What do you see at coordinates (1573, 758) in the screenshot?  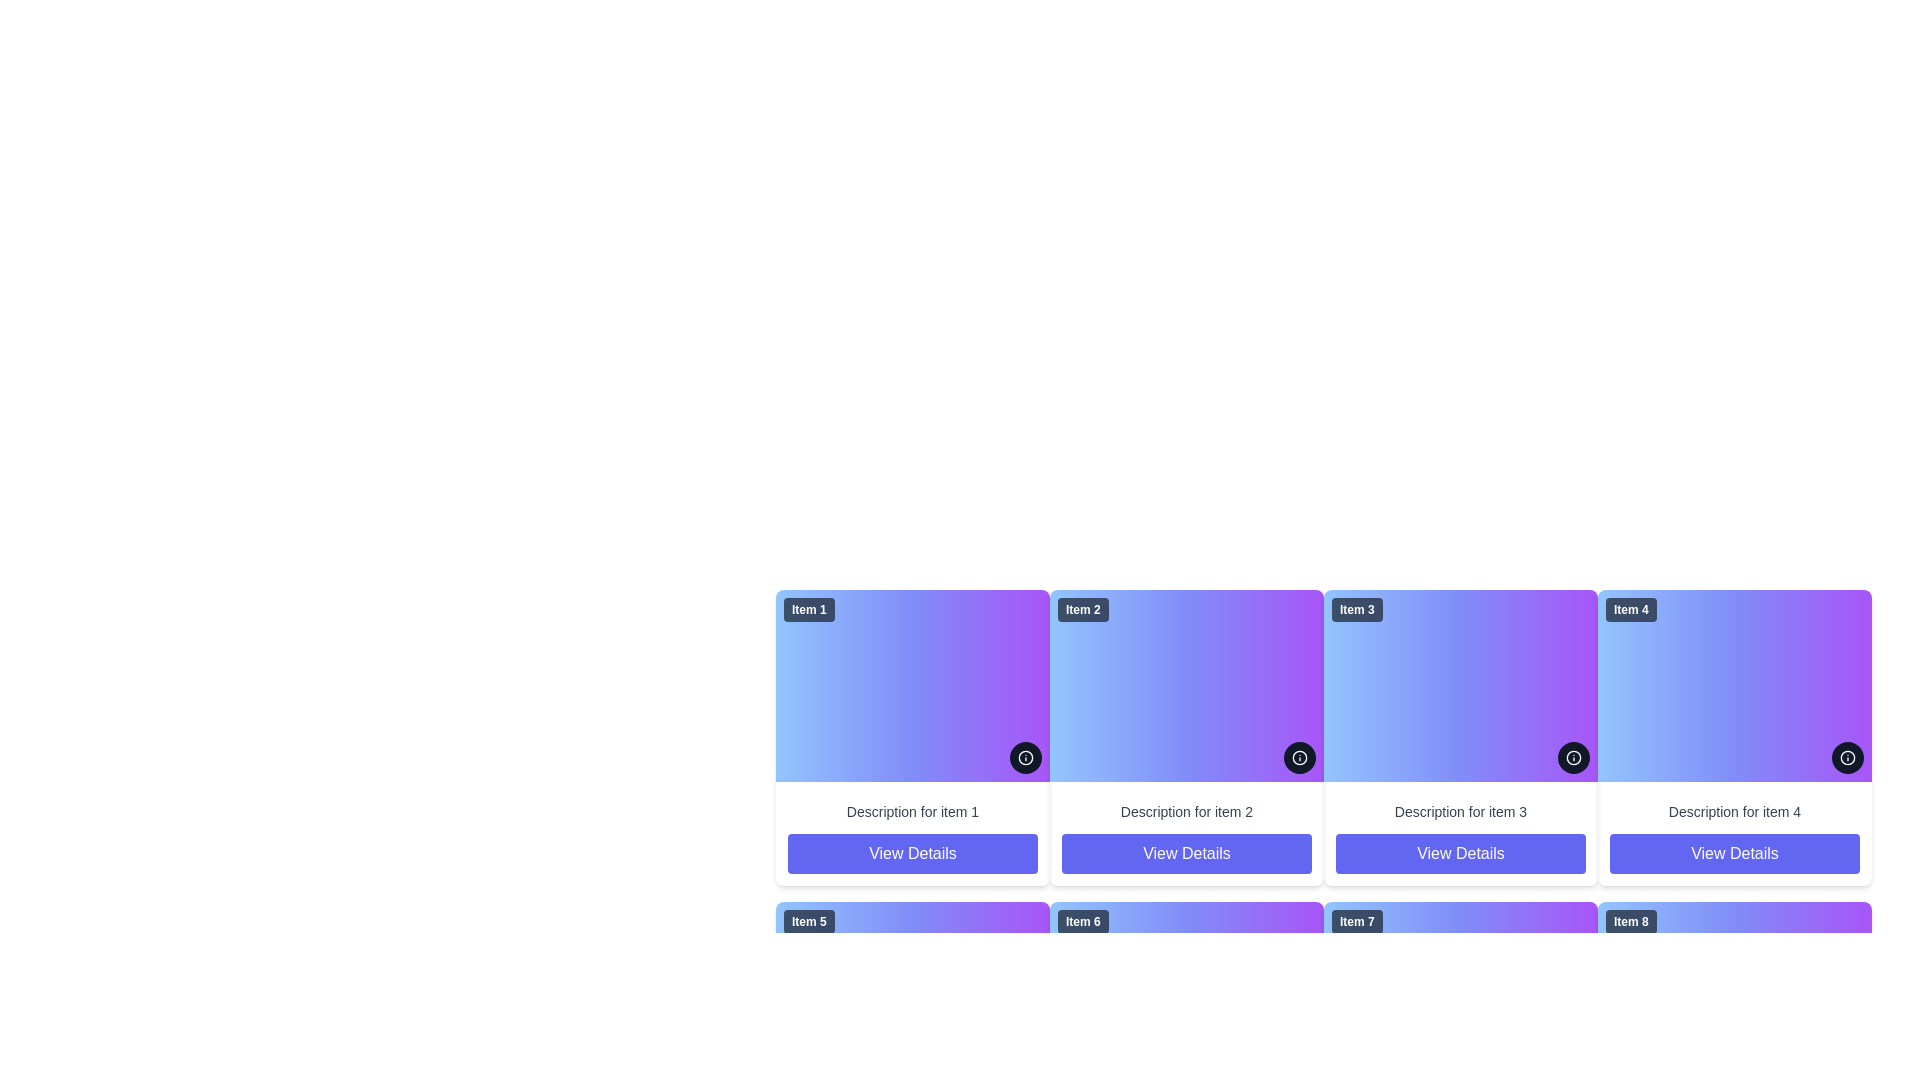 I see `the button in the bottom-right corner of the card labeled 'Item 3'` at bounding box center [1573, 758].